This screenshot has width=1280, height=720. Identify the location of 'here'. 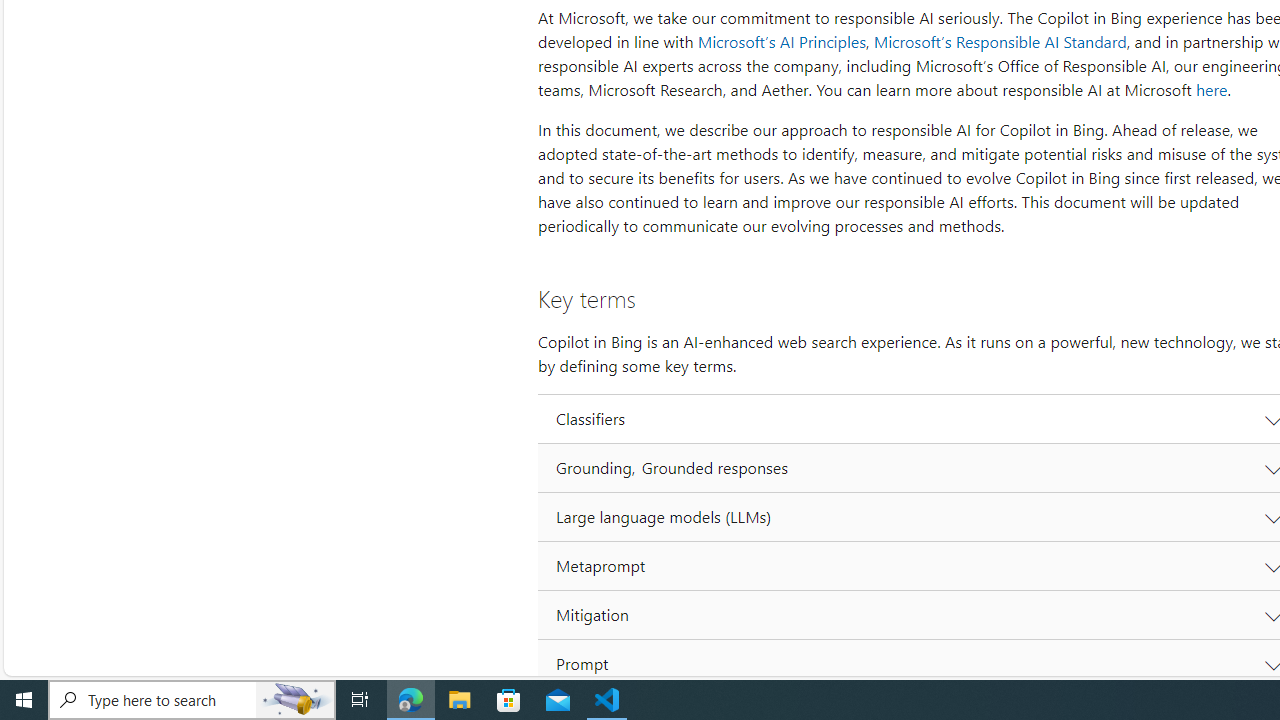
(1210, 90).